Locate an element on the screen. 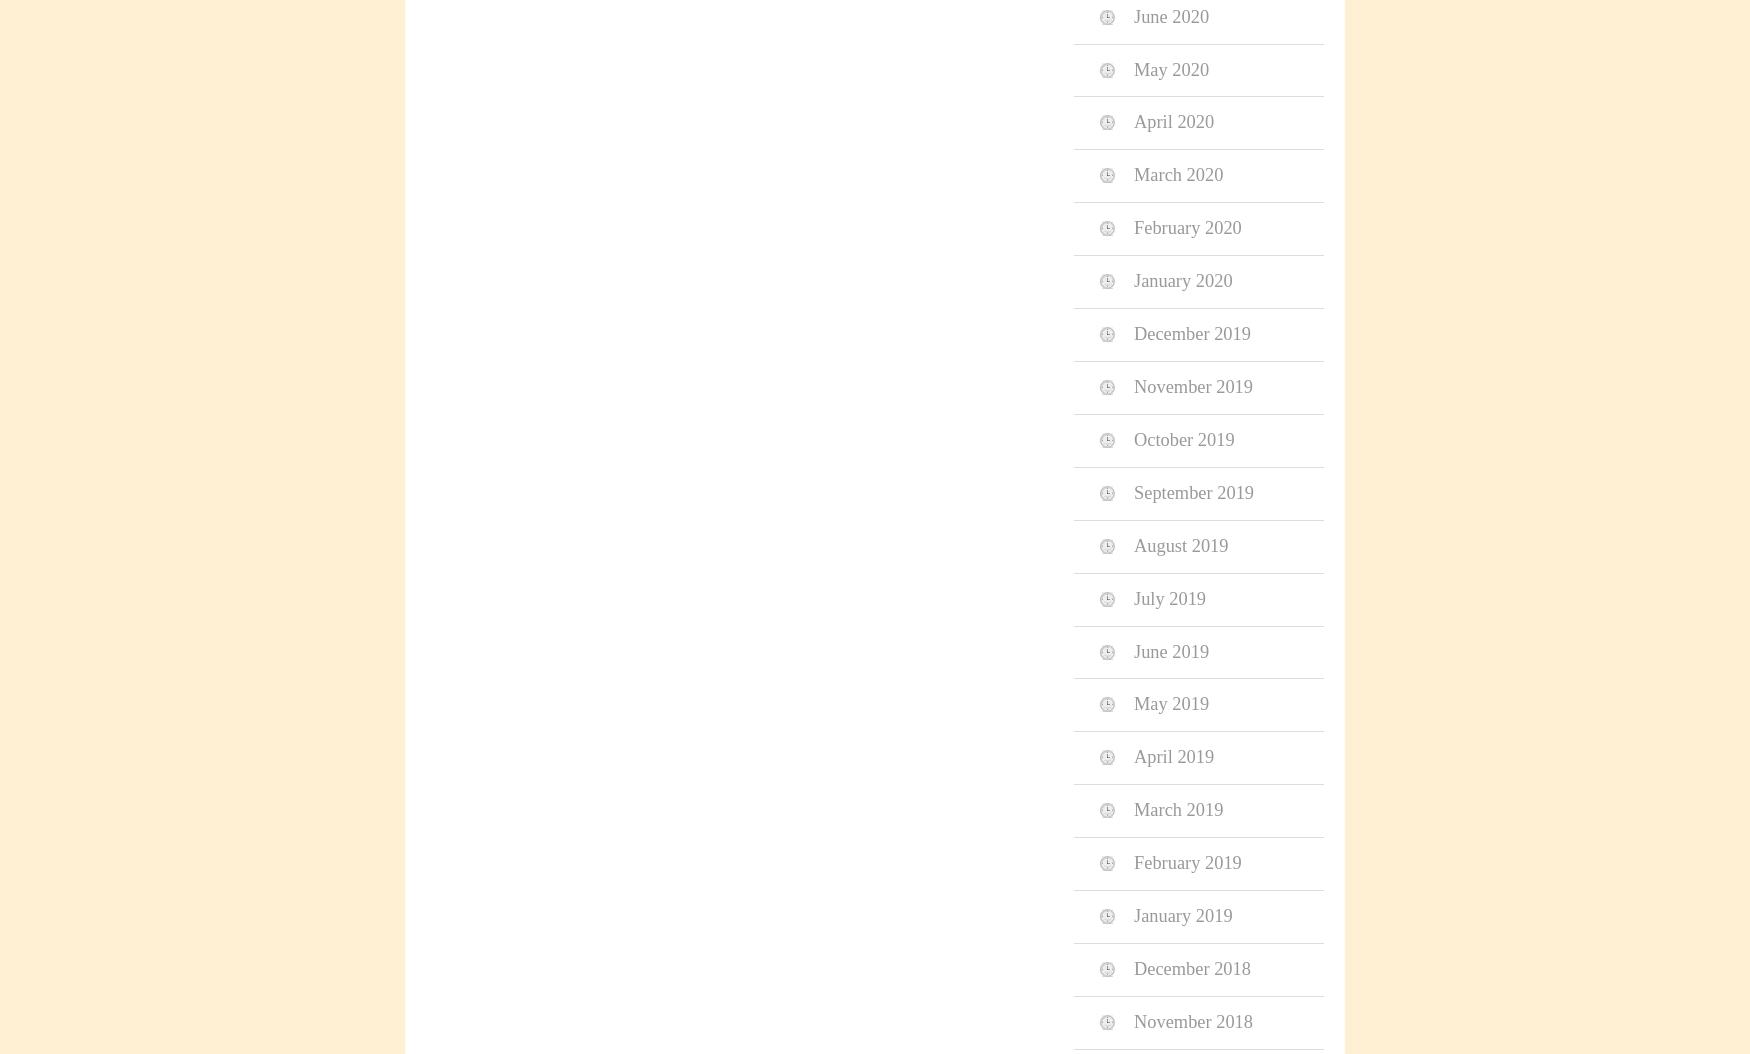 This screenshot has height=1054, width=1750. 'October 2019' is located at coordinates (1133, 438).